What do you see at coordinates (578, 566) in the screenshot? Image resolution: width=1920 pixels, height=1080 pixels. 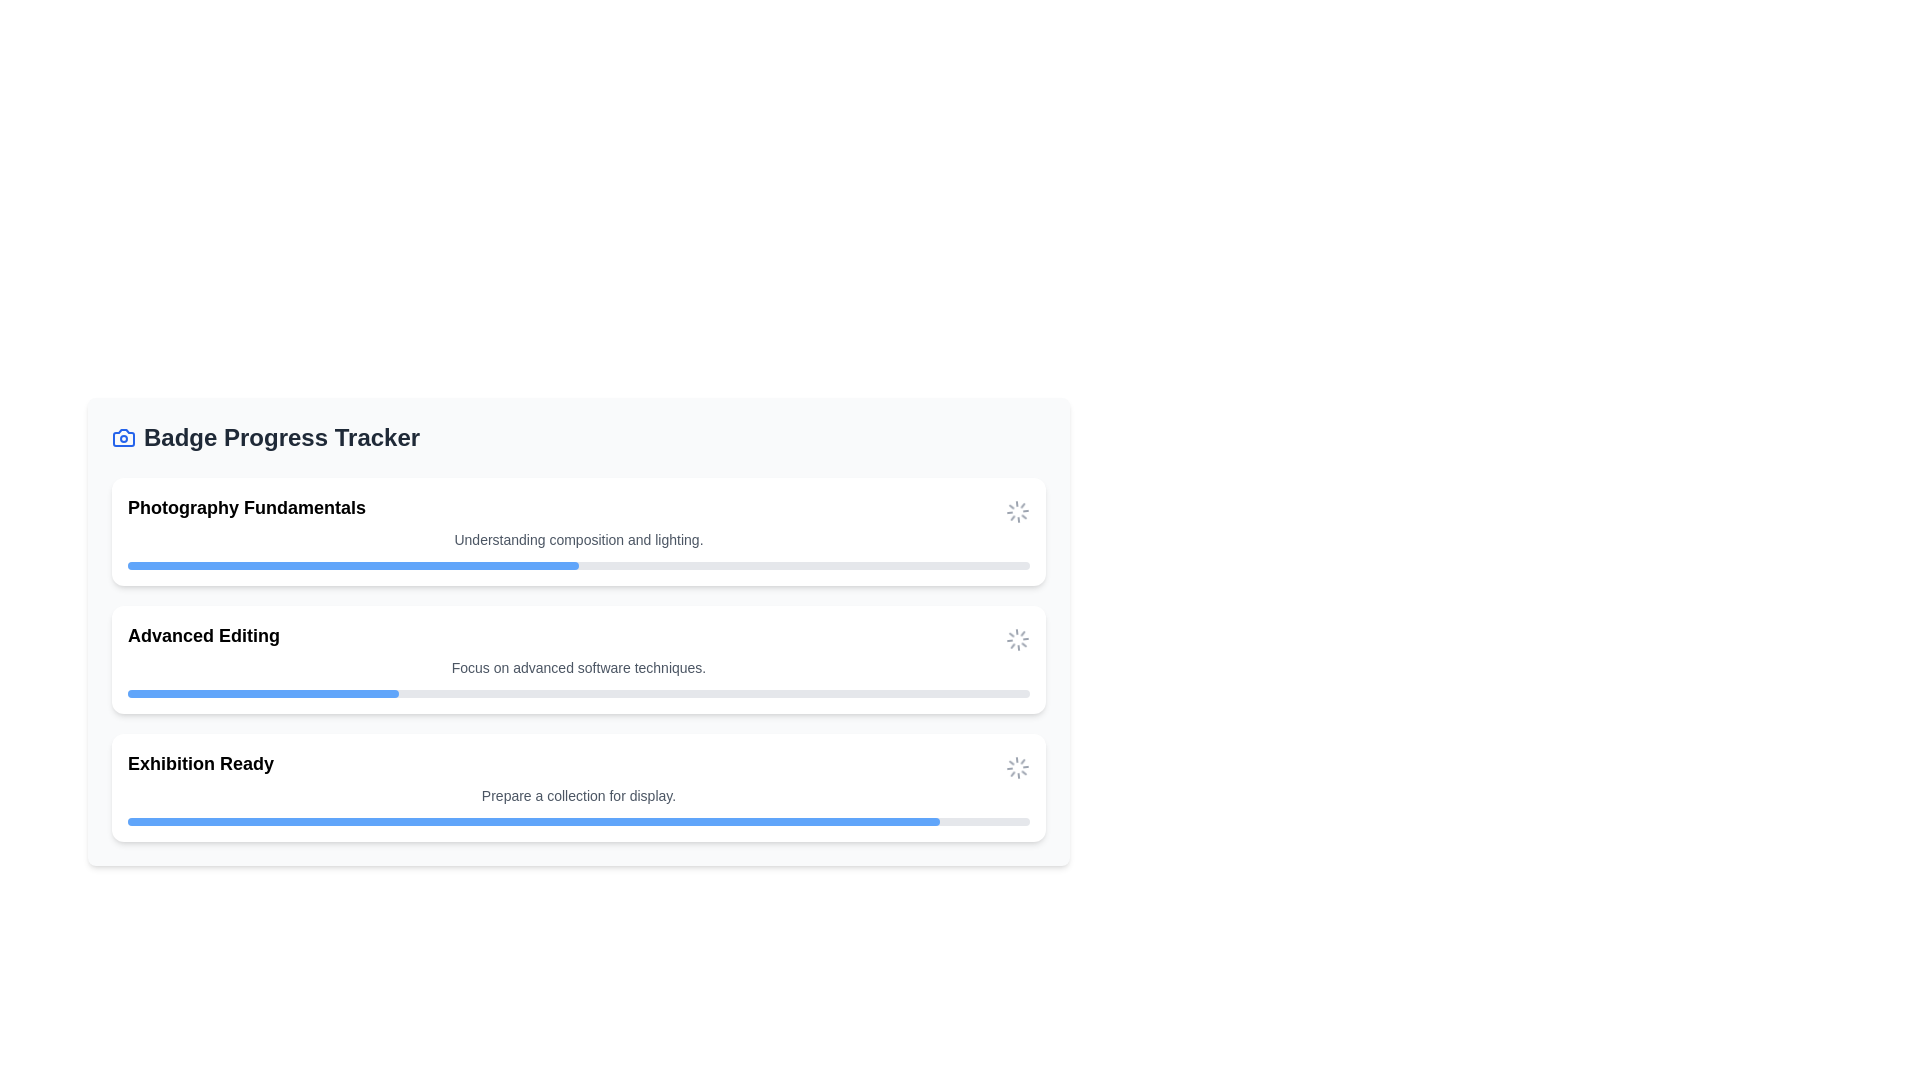 I see `the progress completion state of the Progress Bar located inside the 'Photography Fundamentals' box, directly below the description text 'Understanding composition and lighting.'` at bounding box center [578, 566].